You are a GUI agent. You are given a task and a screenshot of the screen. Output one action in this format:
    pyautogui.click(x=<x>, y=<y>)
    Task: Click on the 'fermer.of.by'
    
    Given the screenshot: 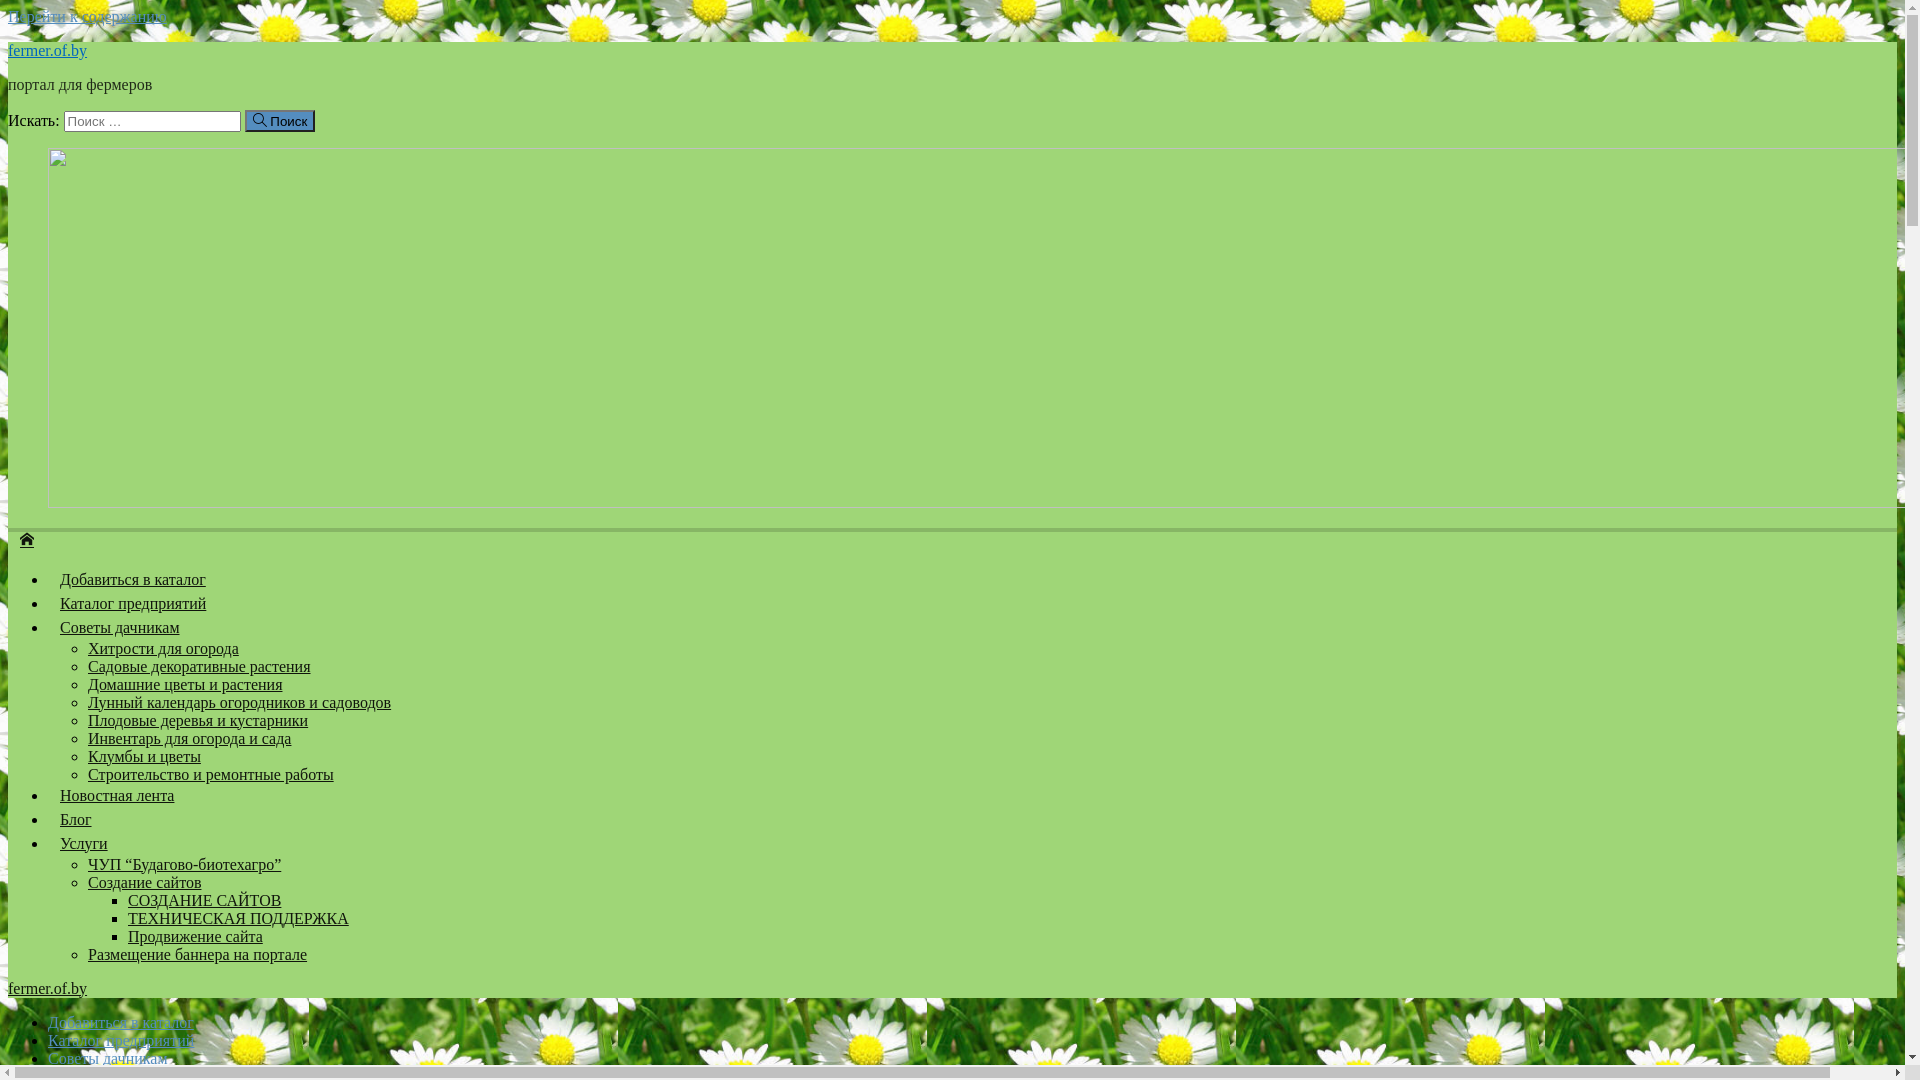 What is the action you would take?
    pyautogui.click(x=8, y=537)
    